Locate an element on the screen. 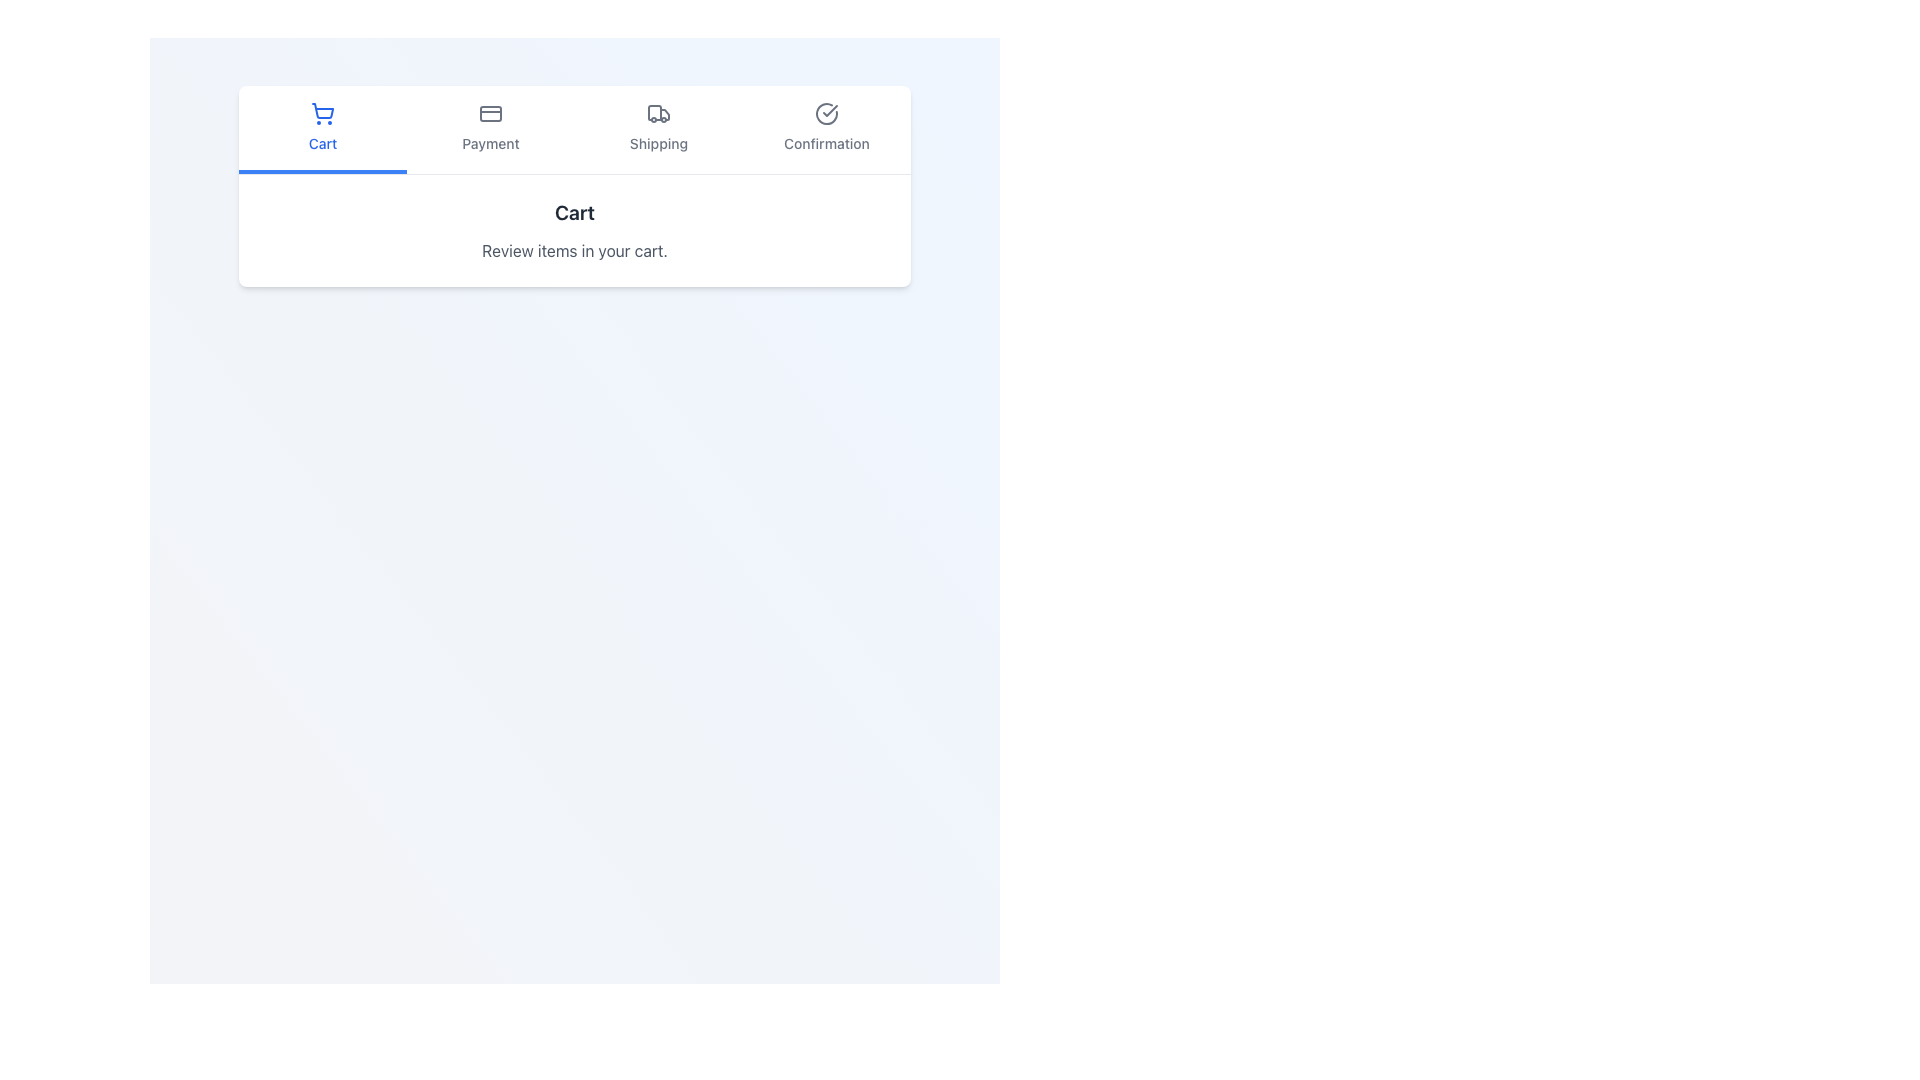  the 'Confirmation' text label located below the checkmark icon, which is part of the navigation steps group, positioned to the far right is located at coordinates (826, 142).